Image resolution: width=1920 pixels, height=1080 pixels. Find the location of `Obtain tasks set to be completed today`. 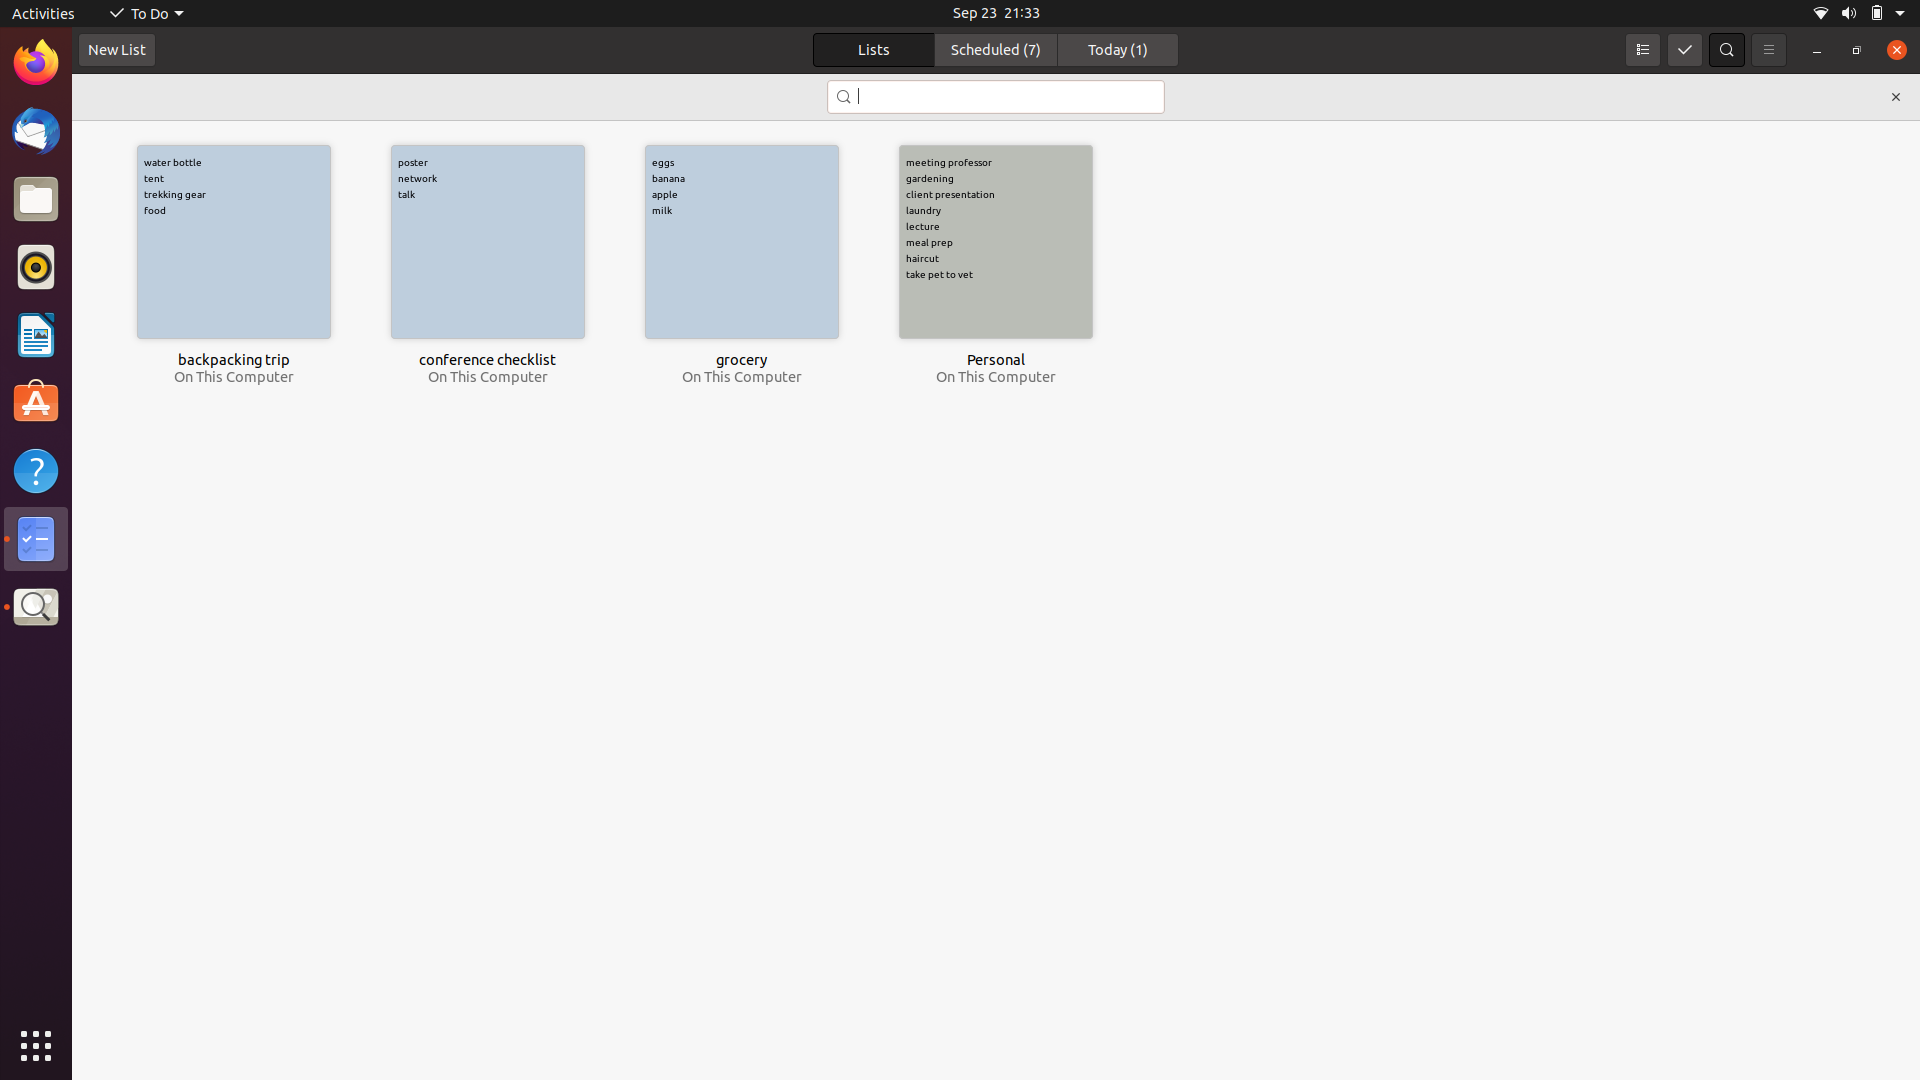

Obtain tasks set to be completed today is located at coordinates (1117, 49).